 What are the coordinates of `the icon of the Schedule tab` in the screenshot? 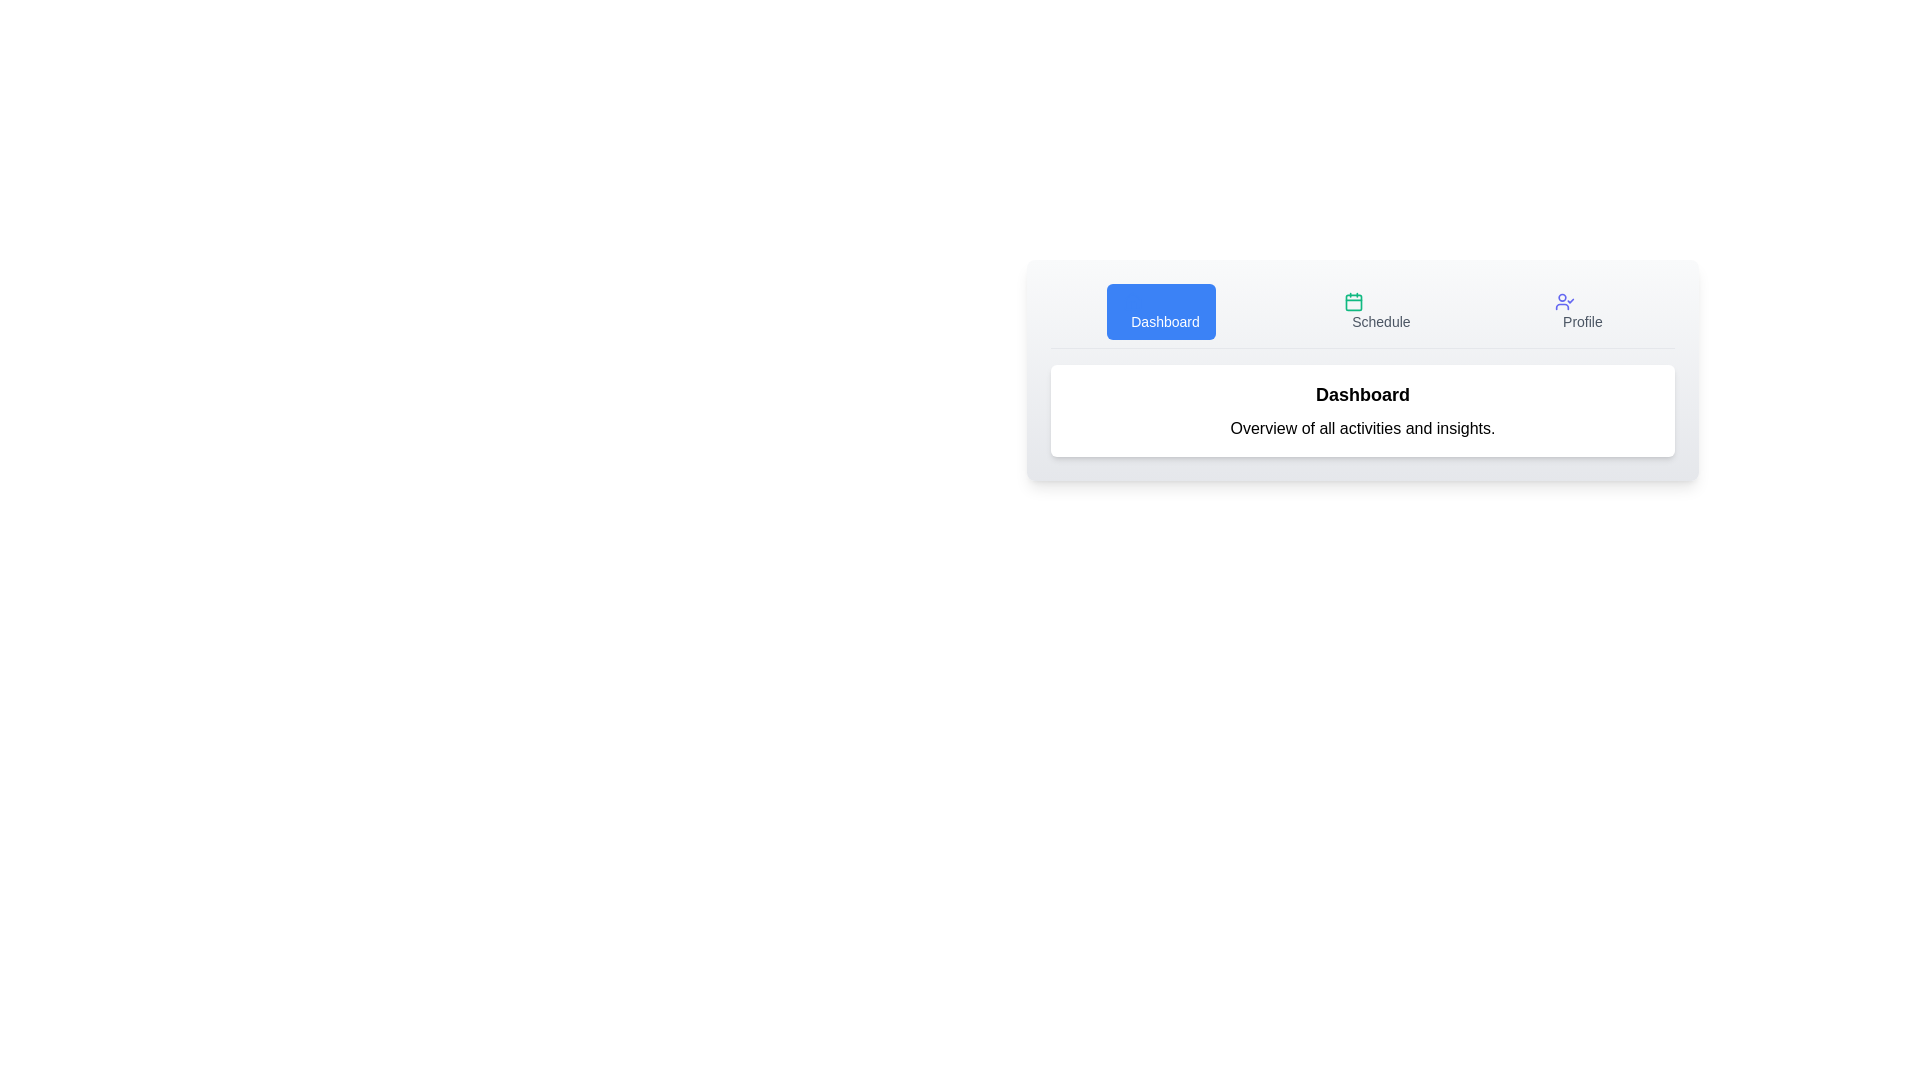 It's located at (1354, 301).